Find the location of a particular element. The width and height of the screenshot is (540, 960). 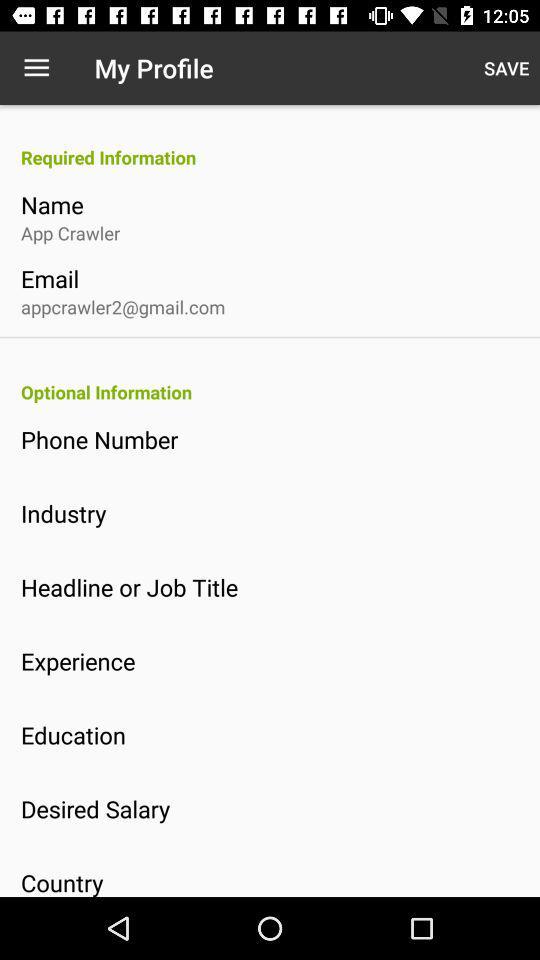

the icon above the name icon is located at coordinates (279, 156).